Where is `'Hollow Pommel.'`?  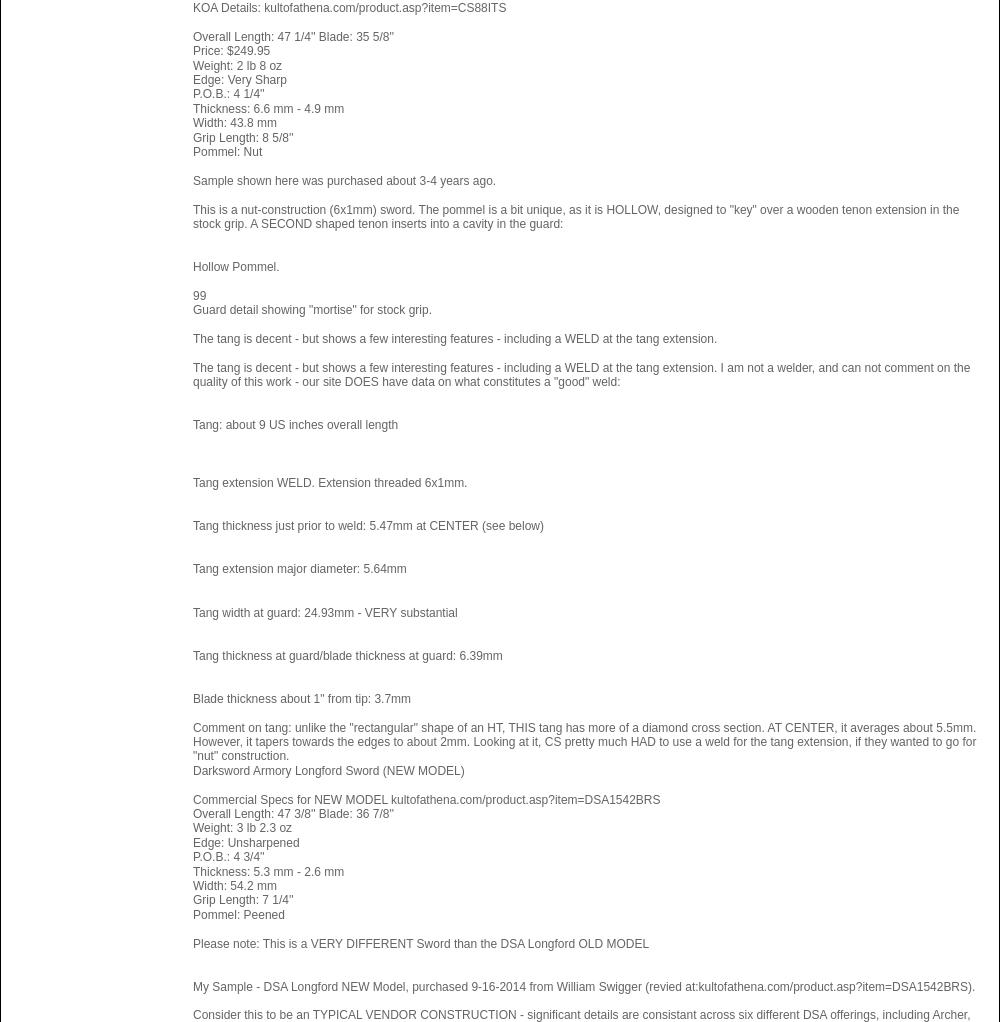 'Hollow Pommel.' is located at coordinates (235, 267).